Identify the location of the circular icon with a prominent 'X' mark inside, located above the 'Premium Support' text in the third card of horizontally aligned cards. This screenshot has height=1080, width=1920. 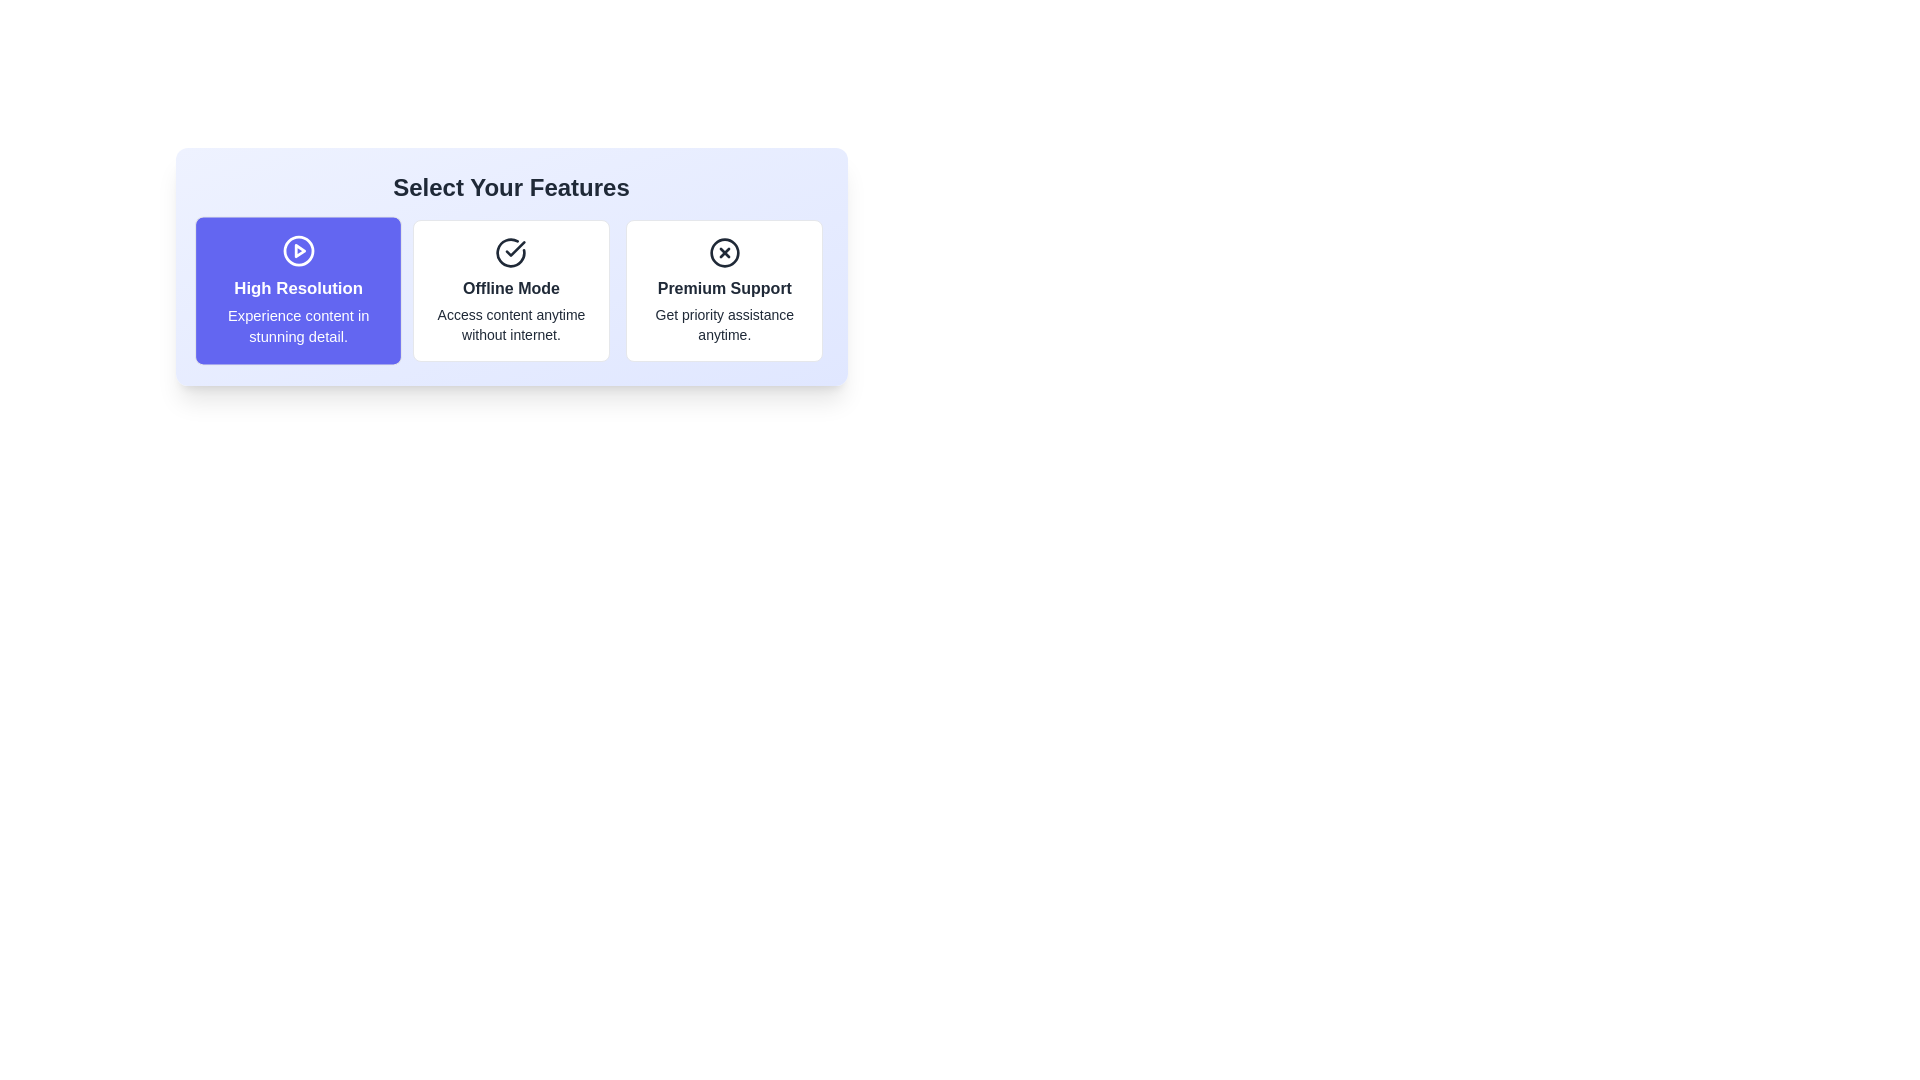
(723, 252).